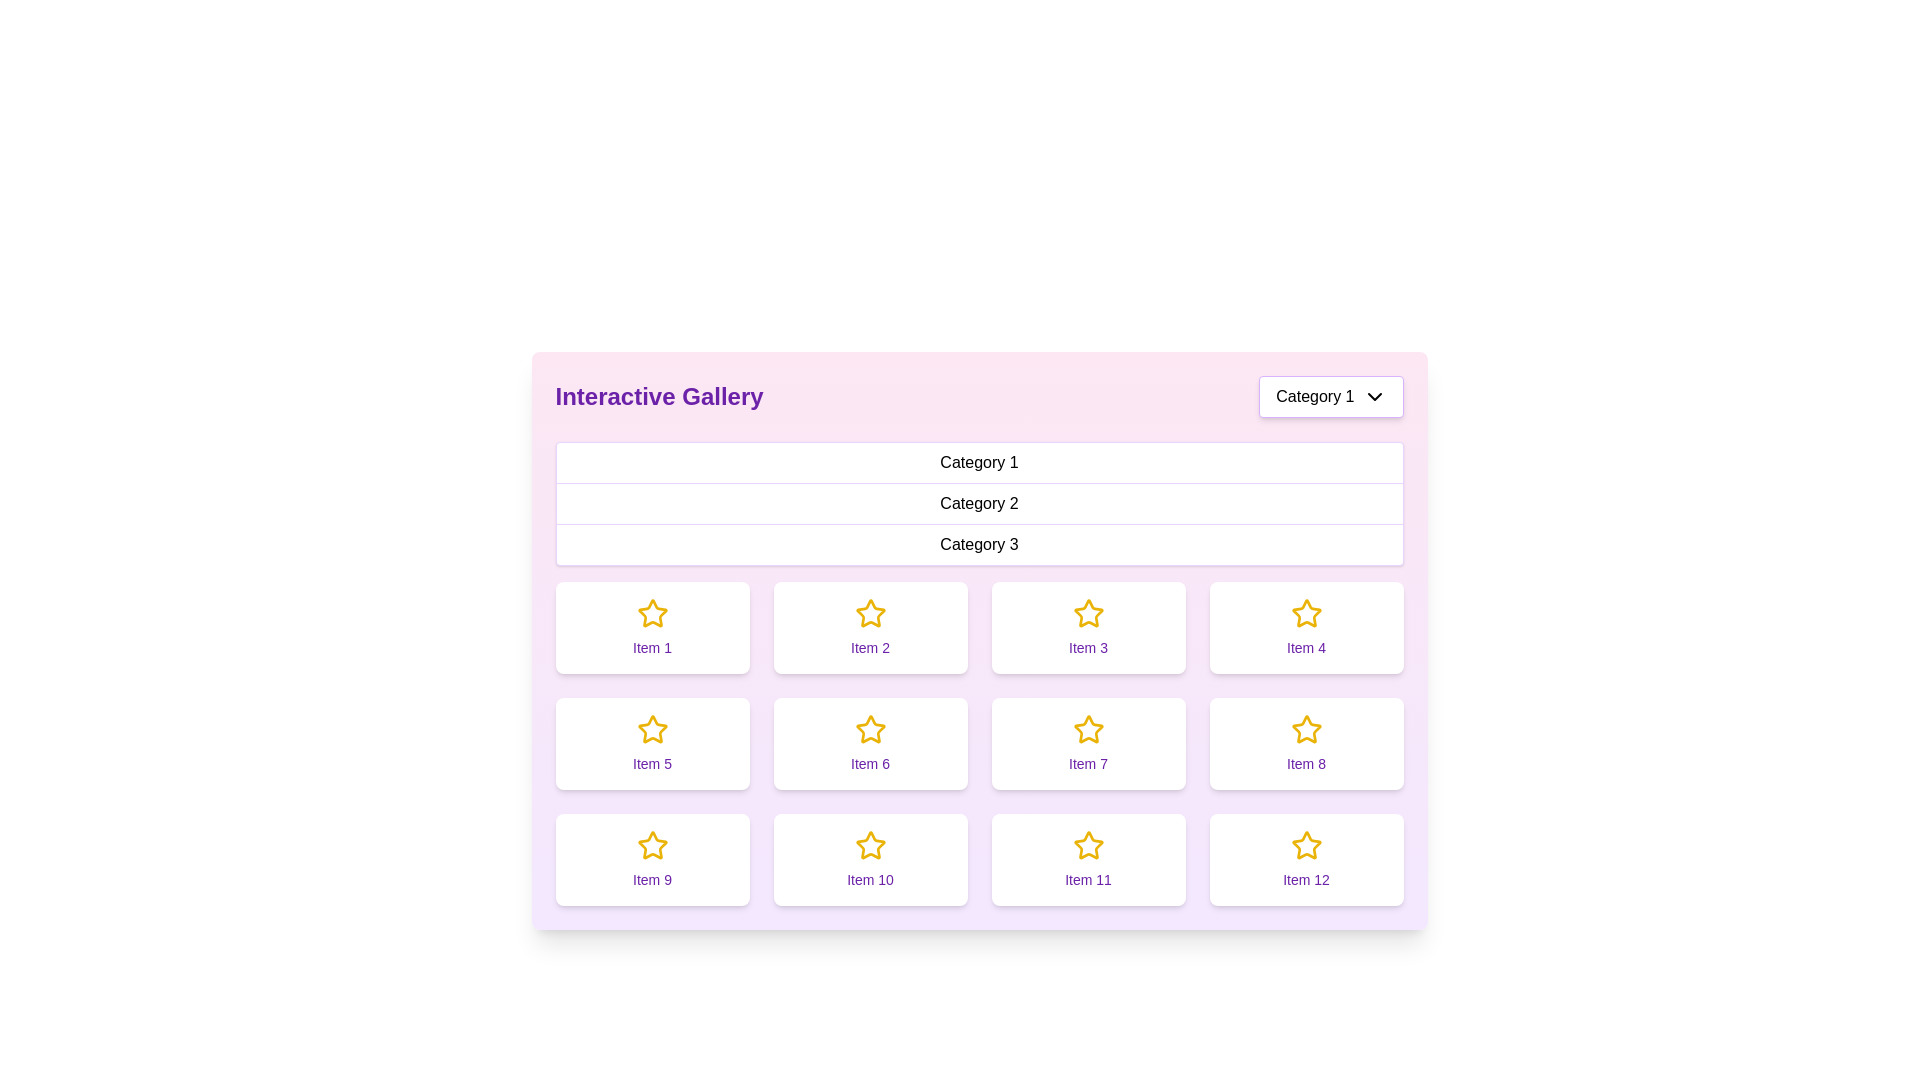  I want to click on the yellow outlined star icon labeled 'Item 2', so click(869, 612).